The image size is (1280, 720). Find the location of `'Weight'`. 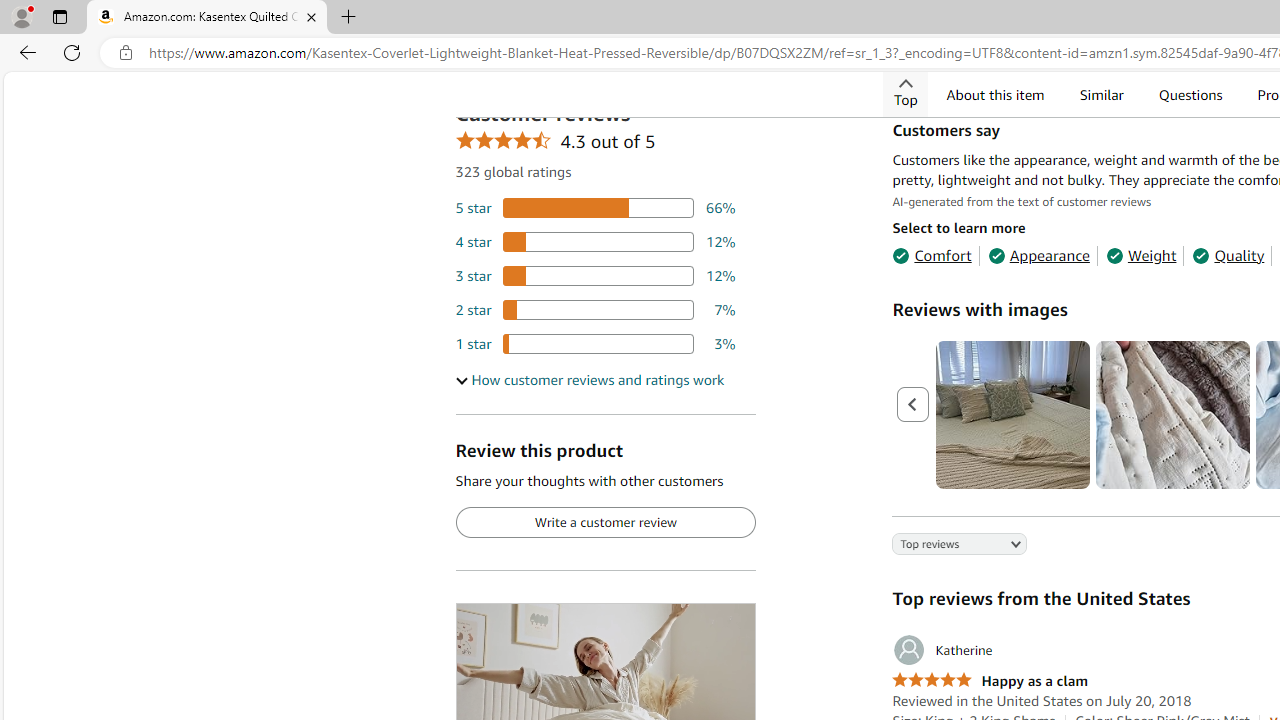

'Weight' is located at coordinates (1141, 254).